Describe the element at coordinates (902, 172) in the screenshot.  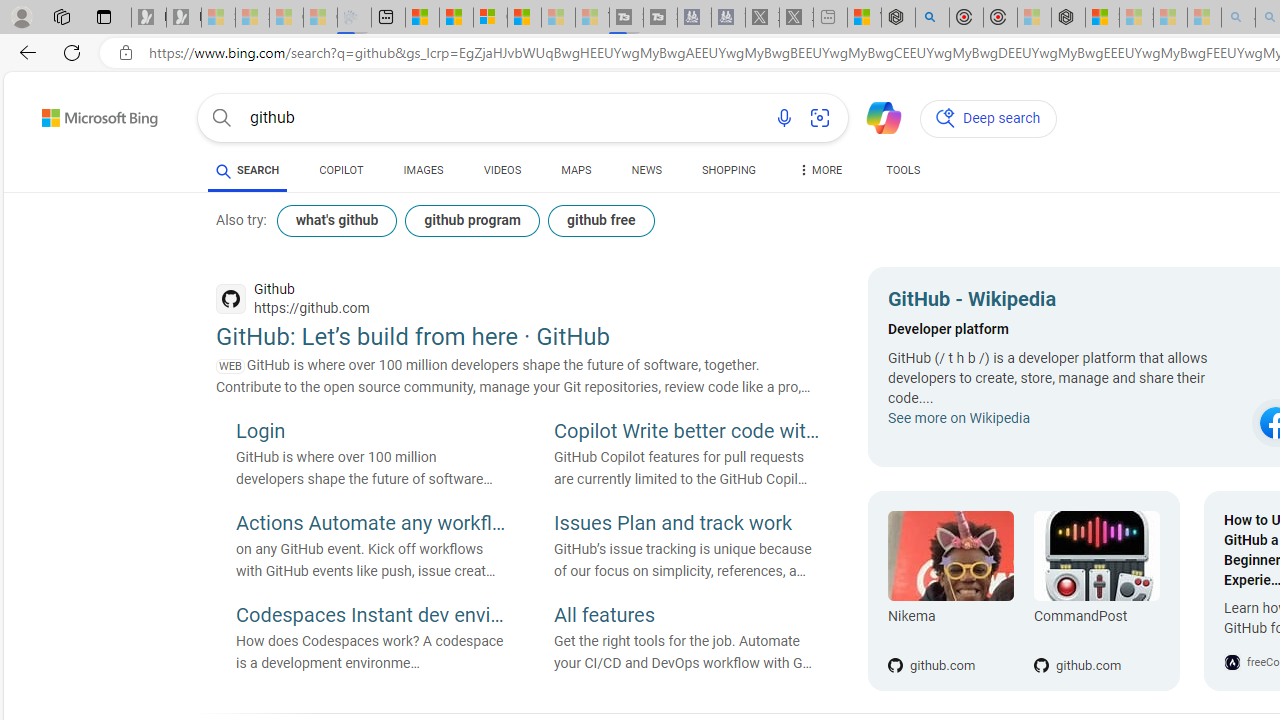
I see `'TOOLS'` at that location.